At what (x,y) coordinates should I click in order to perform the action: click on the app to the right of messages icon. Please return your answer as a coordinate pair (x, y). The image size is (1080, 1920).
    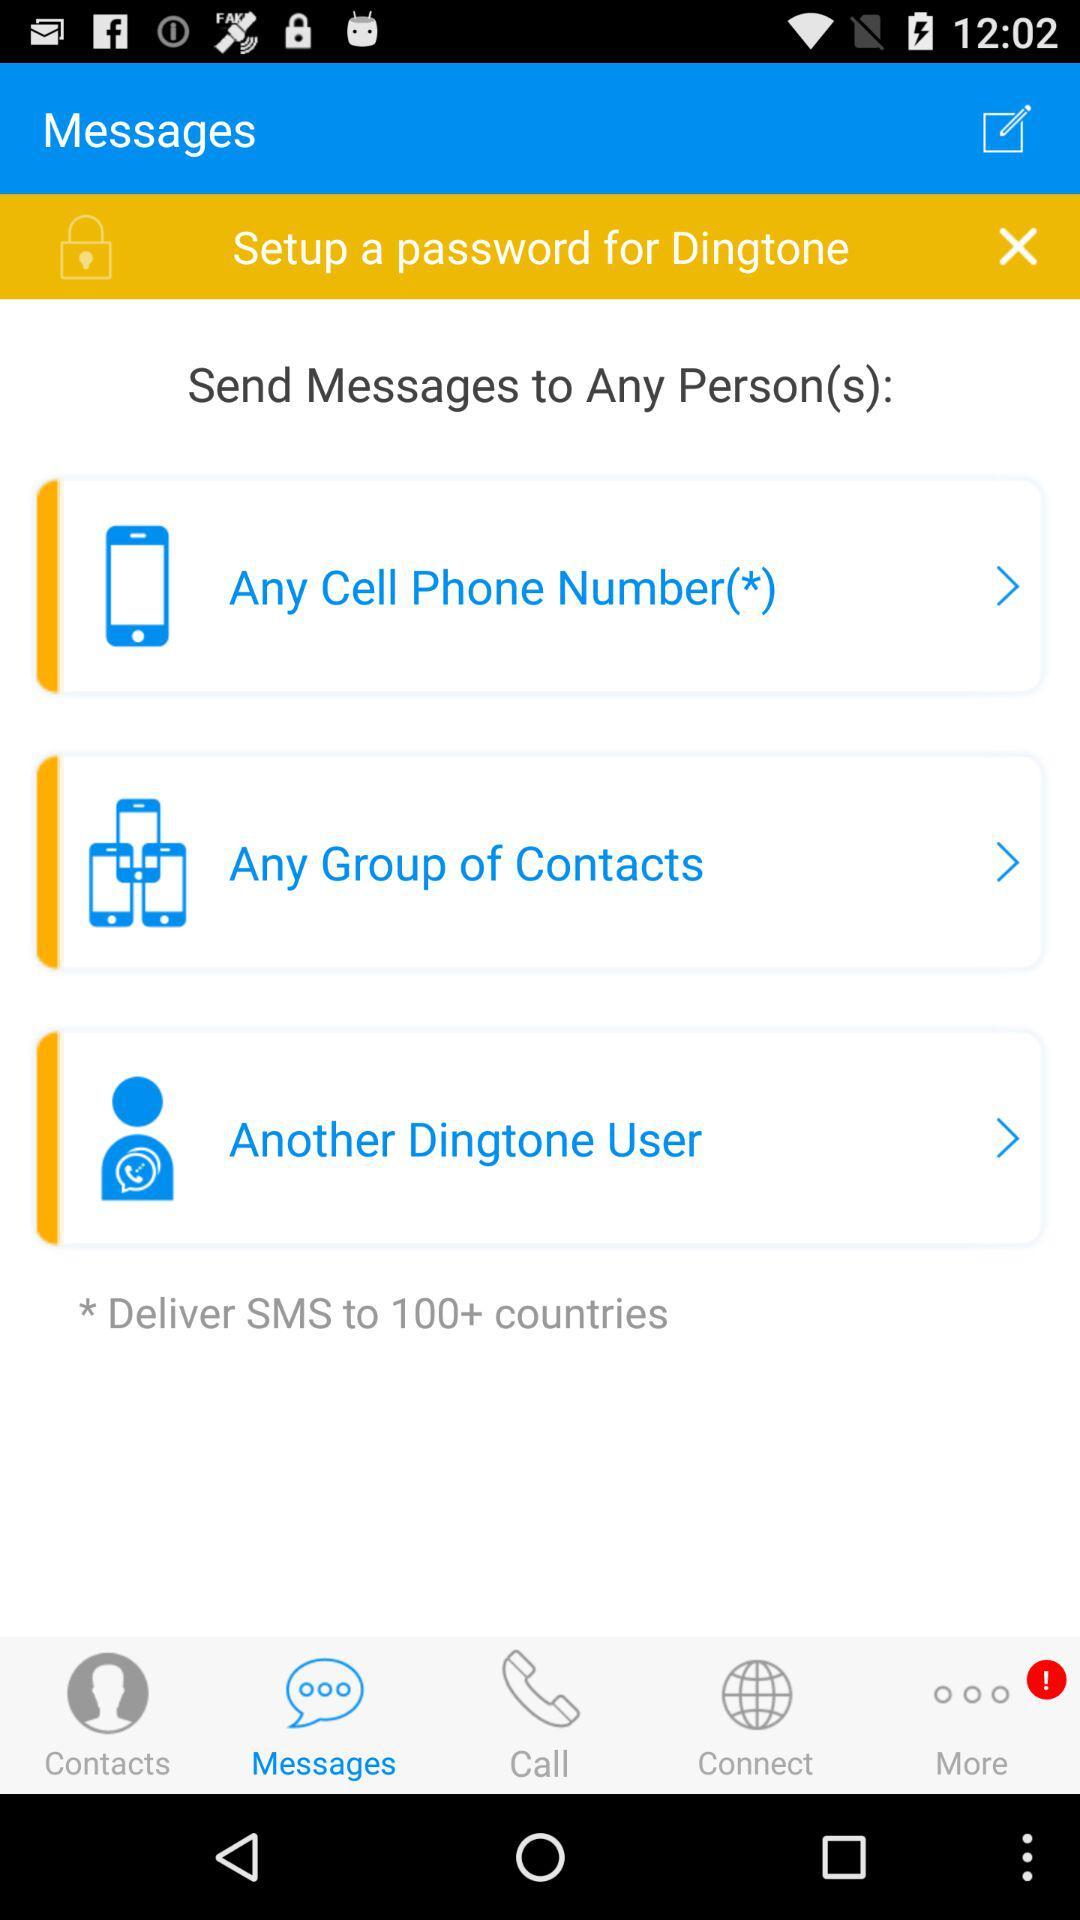
    Looking at the image, I should click on (1007, 127).